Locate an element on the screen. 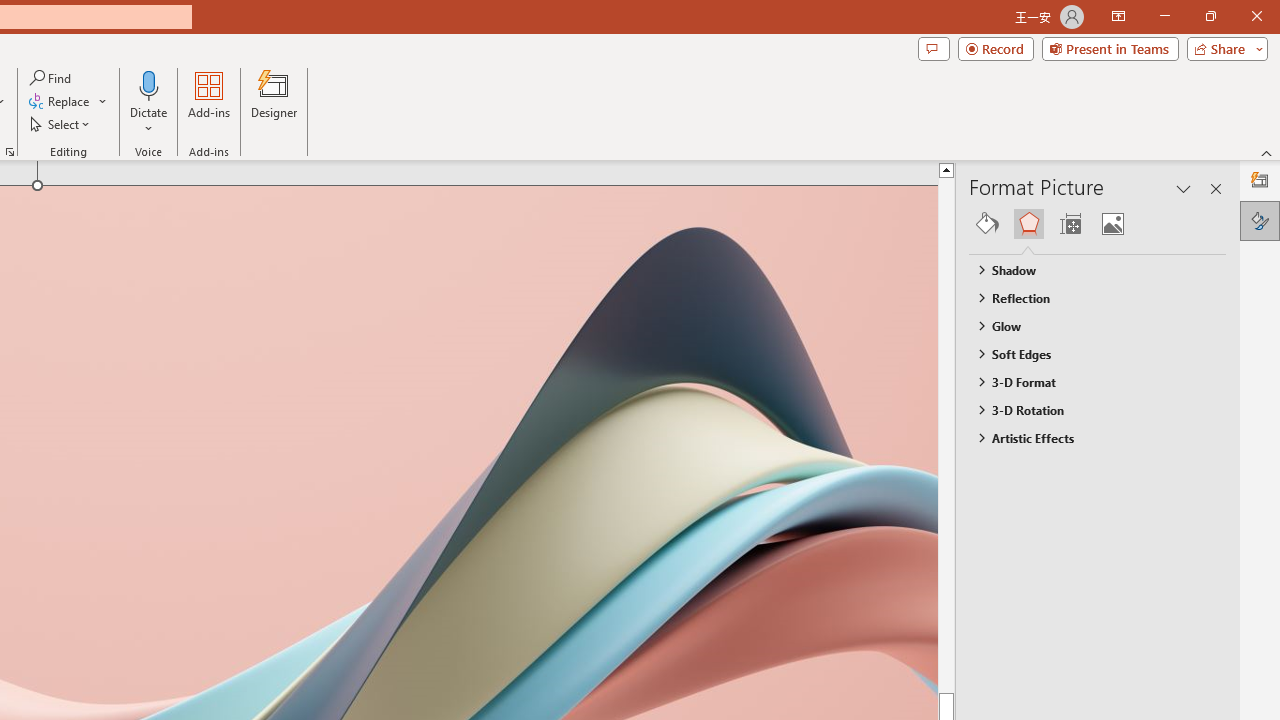  'Minimize' is located at coordinates (1164, 16).